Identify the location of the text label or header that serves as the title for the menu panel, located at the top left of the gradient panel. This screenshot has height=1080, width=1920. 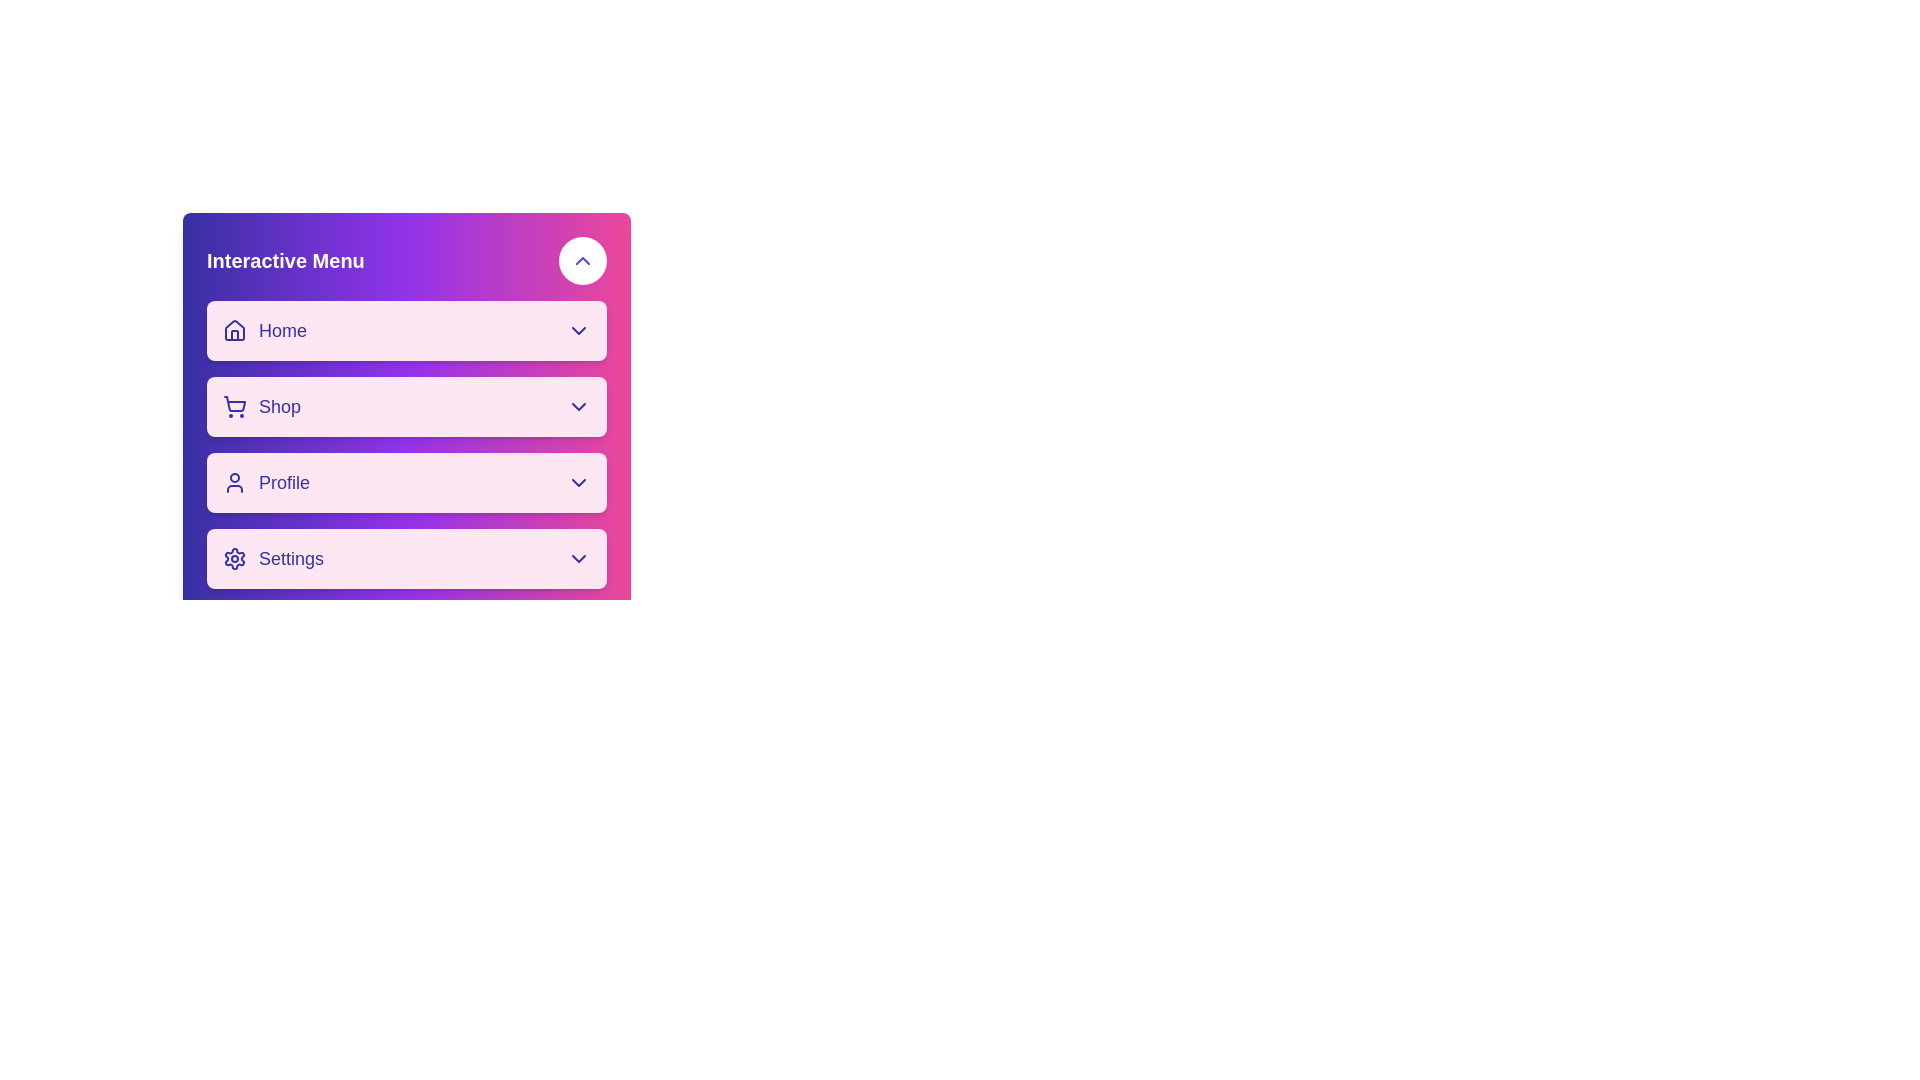
(284, 260).